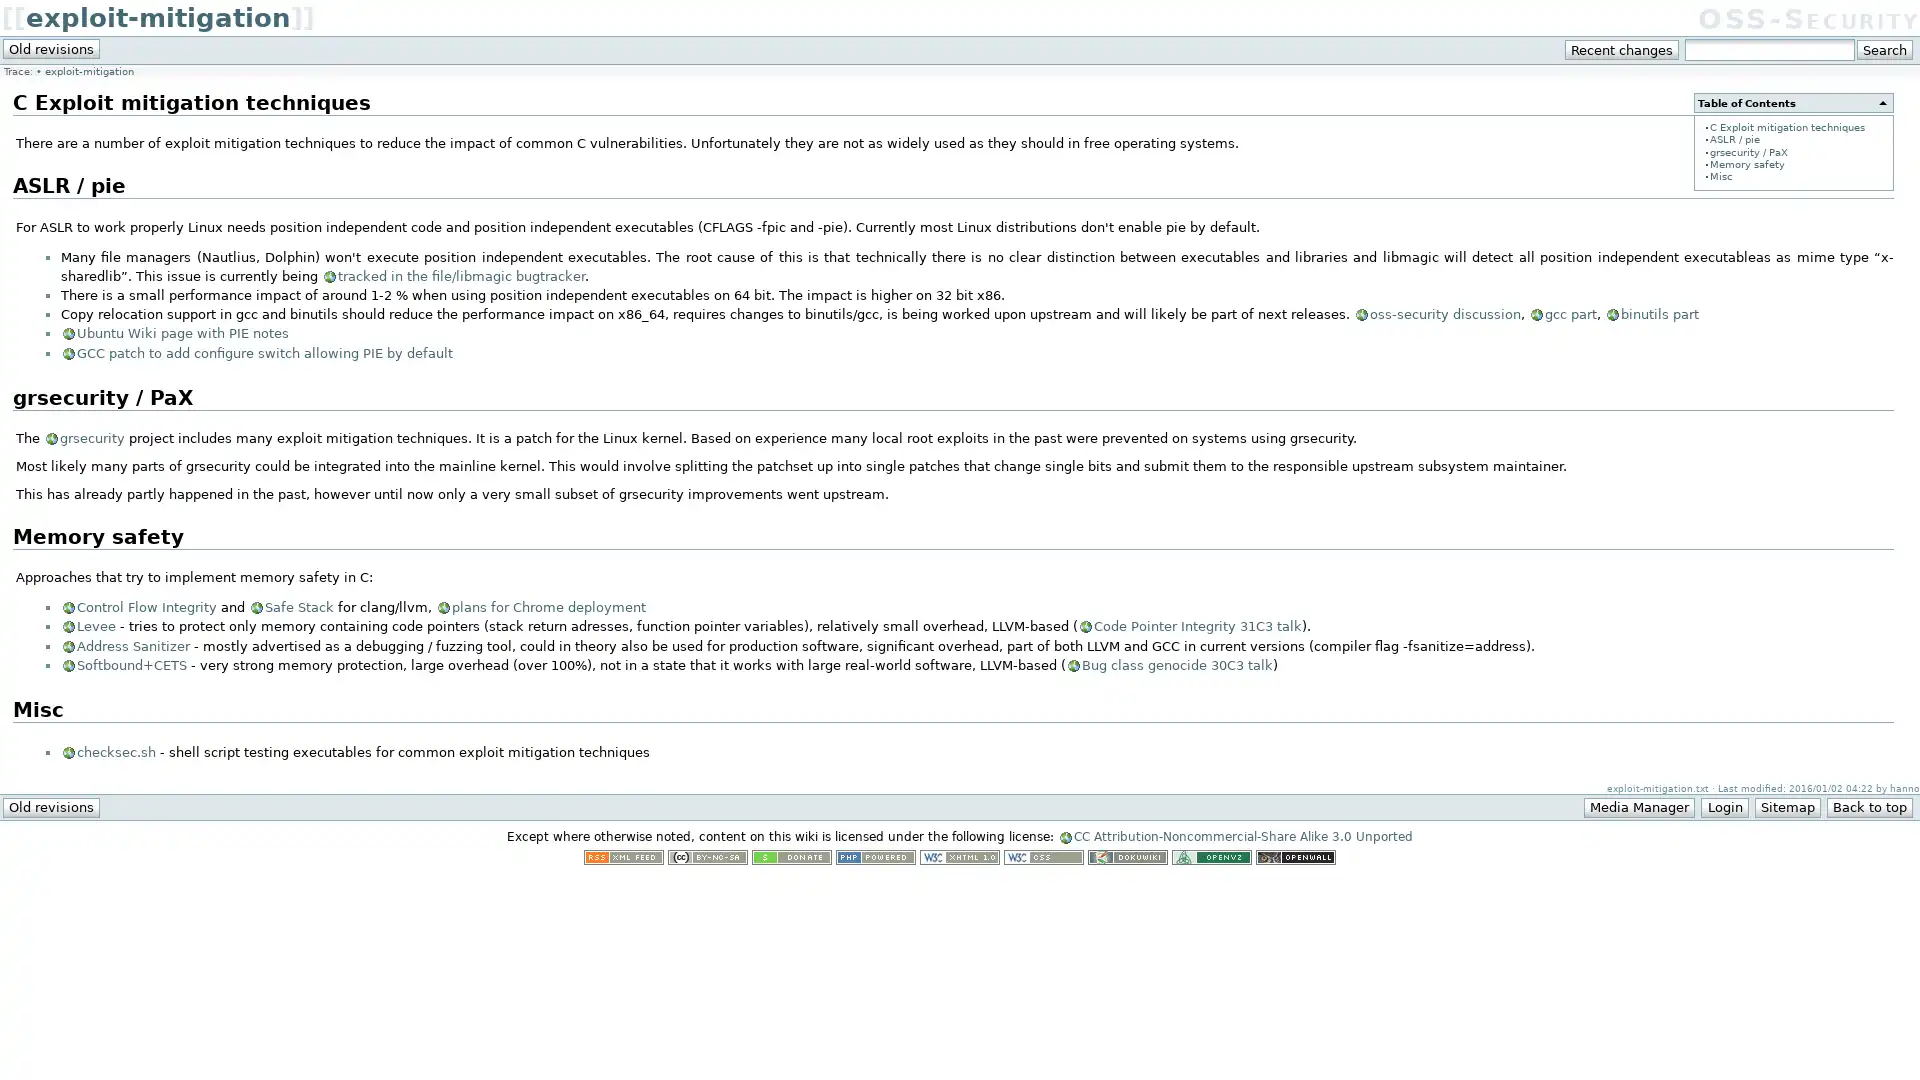 The width and height of the screenshot is (1920, 1080). What do you see at coordinates (1883, 49) in the screenshot?
I see `Search` at bounding box center [1883, 49].